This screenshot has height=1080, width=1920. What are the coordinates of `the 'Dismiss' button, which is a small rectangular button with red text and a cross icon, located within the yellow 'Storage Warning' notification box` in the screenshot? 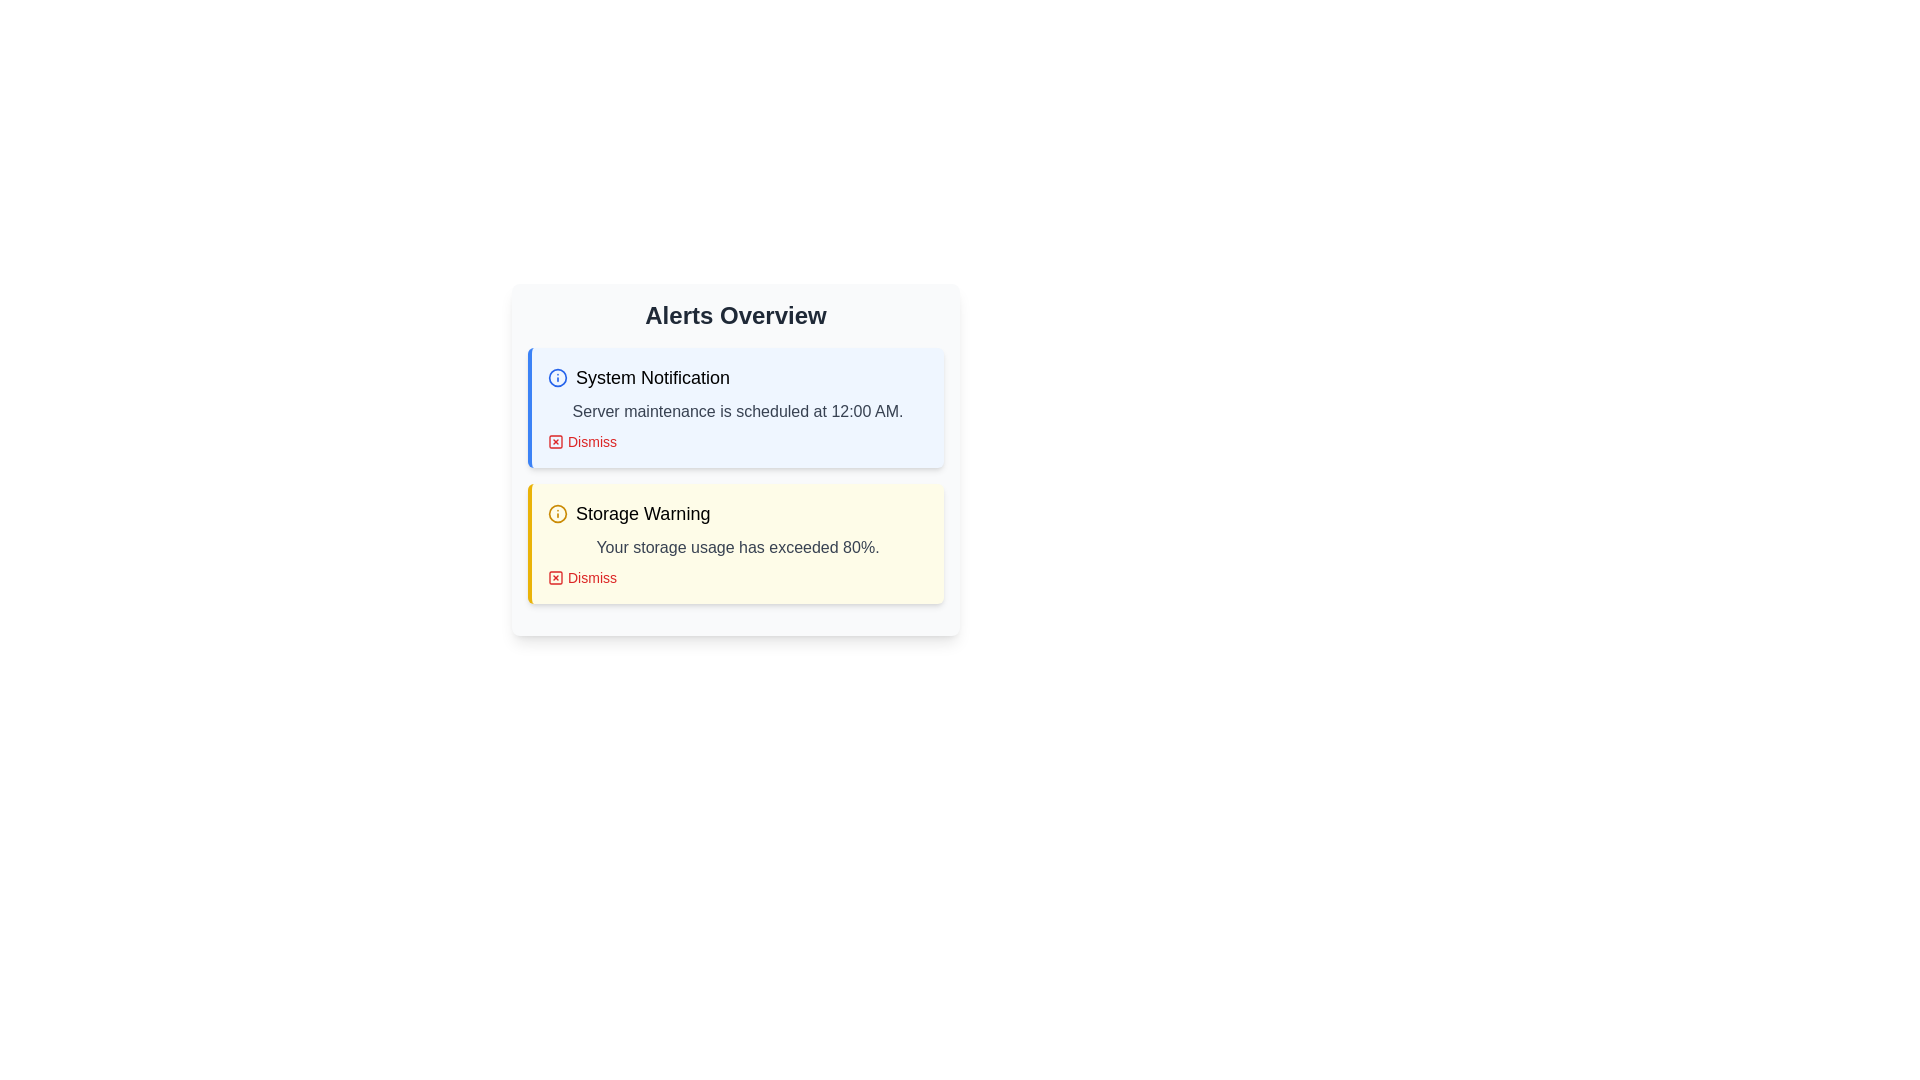 It's located at (581, 578).